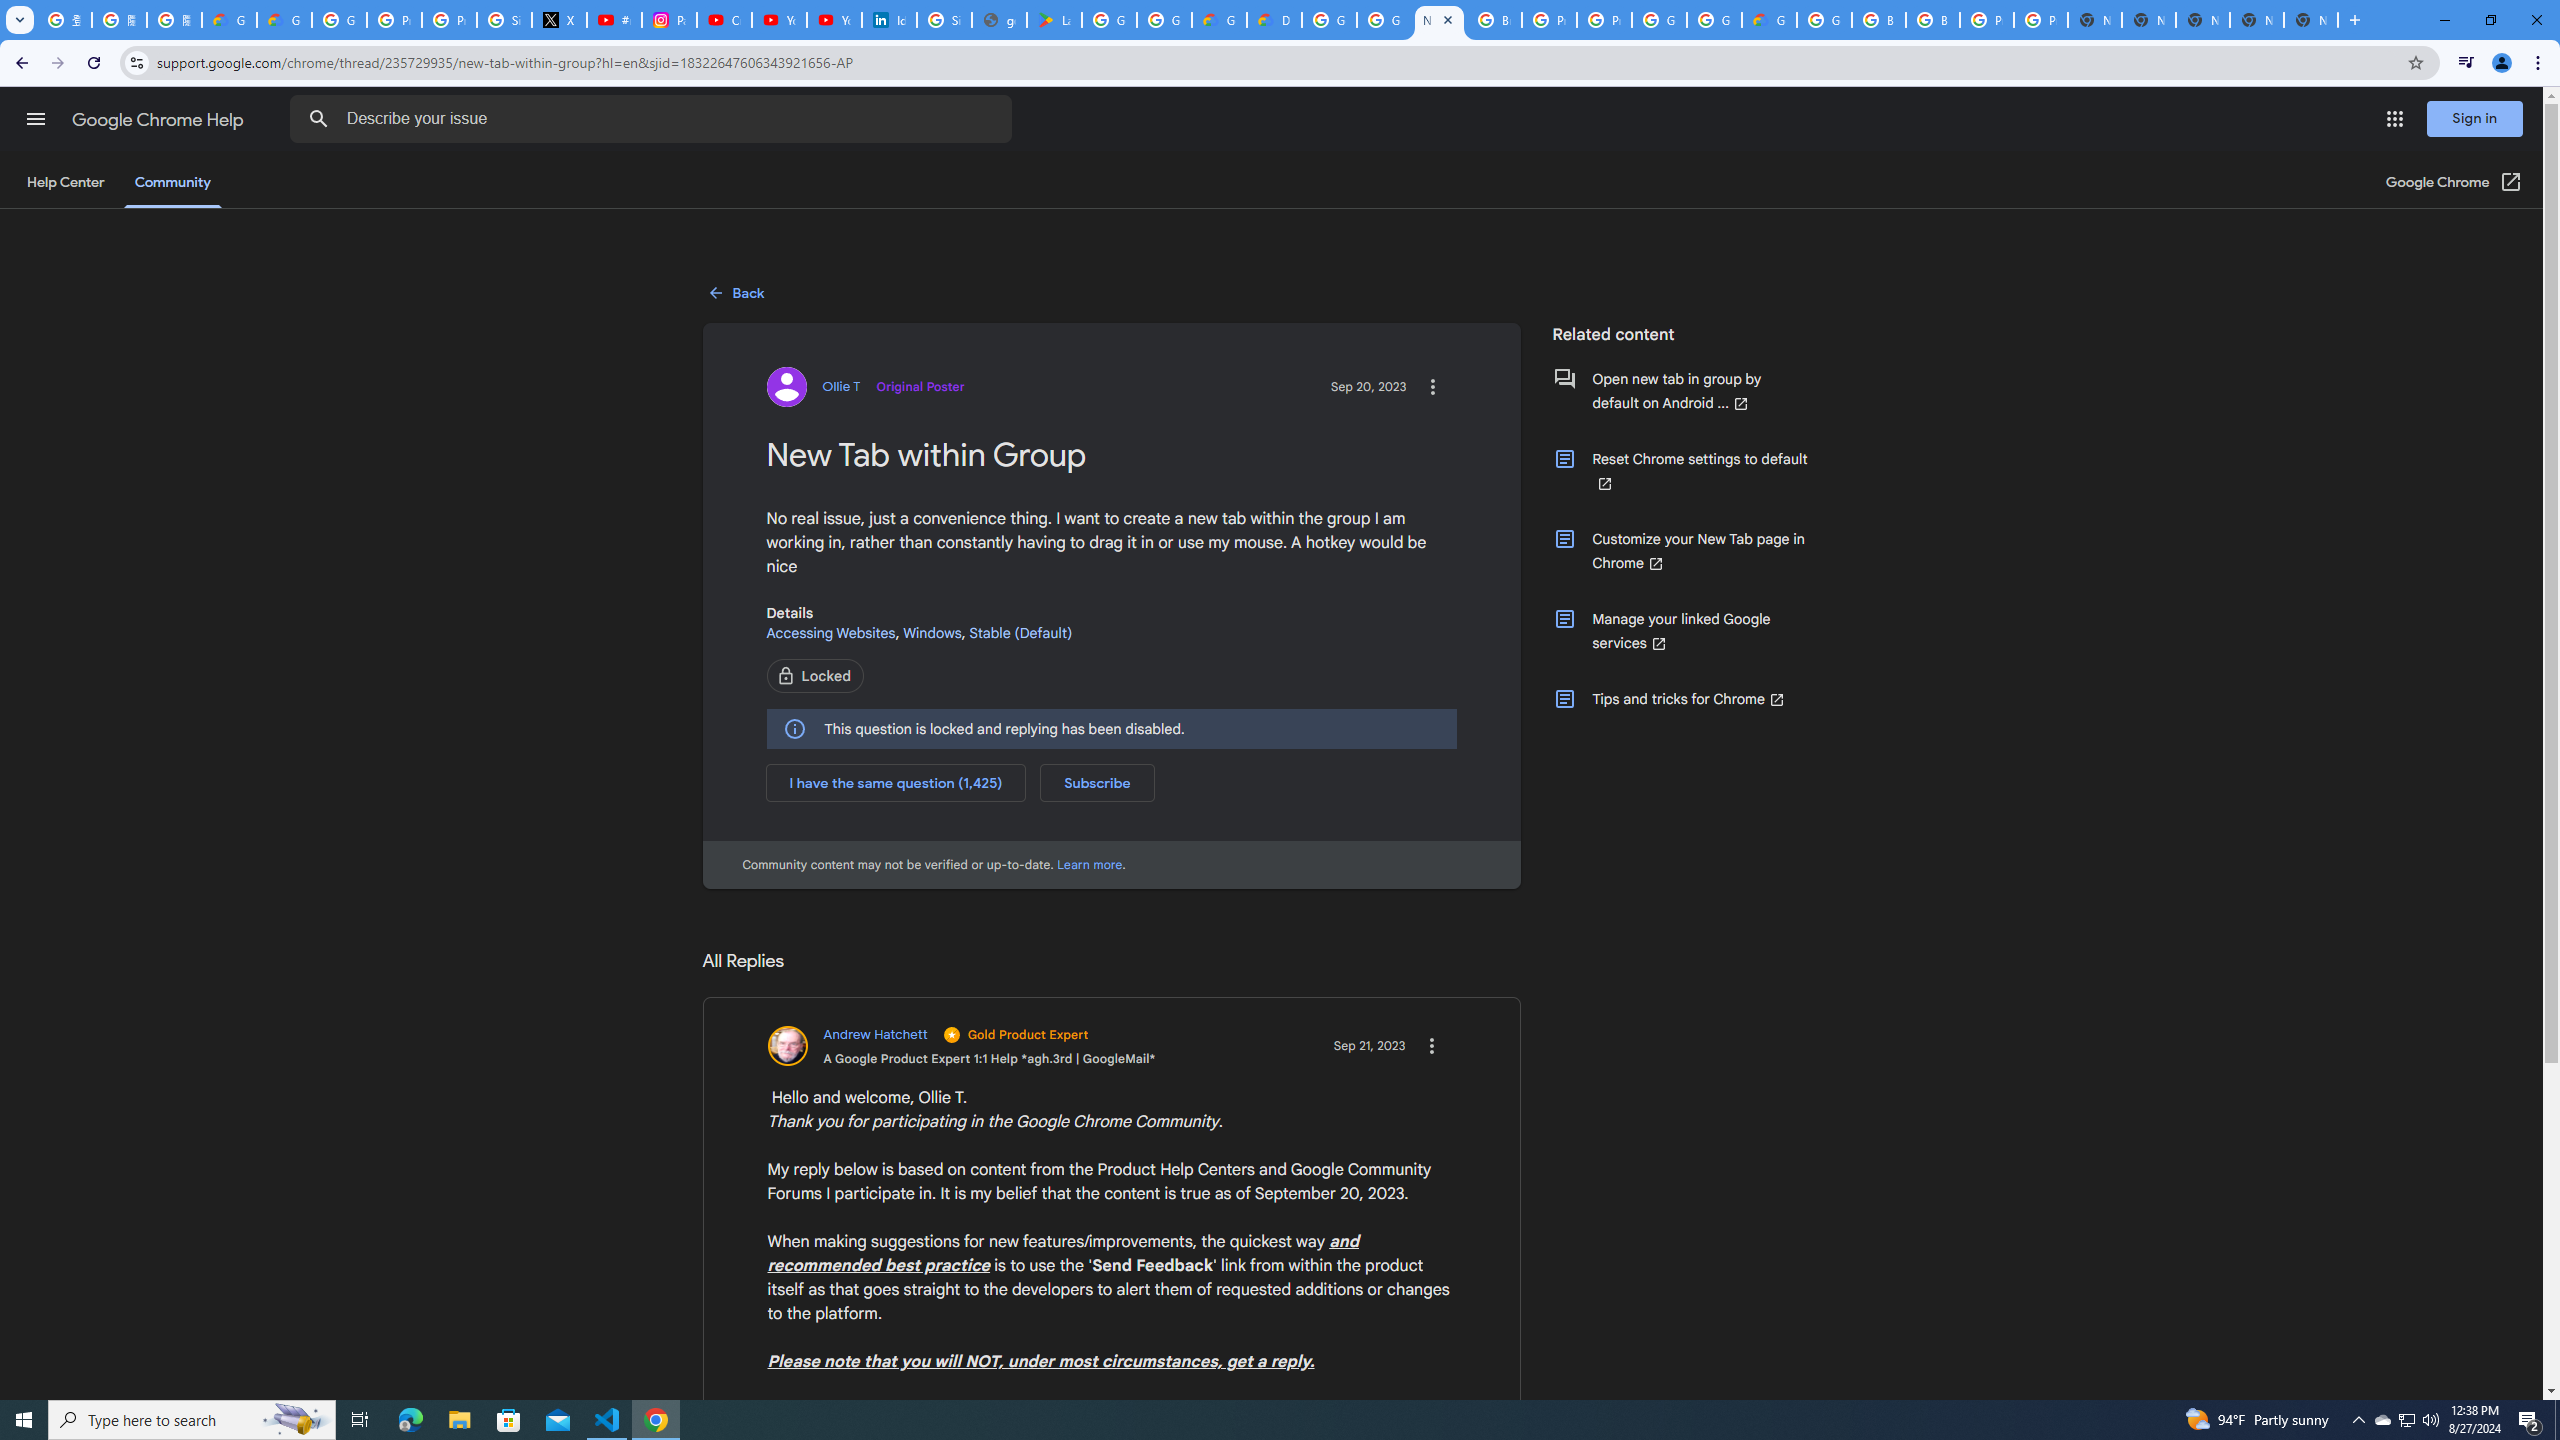  Describe the element at coordinates (1712, 19) in the screenshot. I see `'Google Cloud Platform'` at that location.